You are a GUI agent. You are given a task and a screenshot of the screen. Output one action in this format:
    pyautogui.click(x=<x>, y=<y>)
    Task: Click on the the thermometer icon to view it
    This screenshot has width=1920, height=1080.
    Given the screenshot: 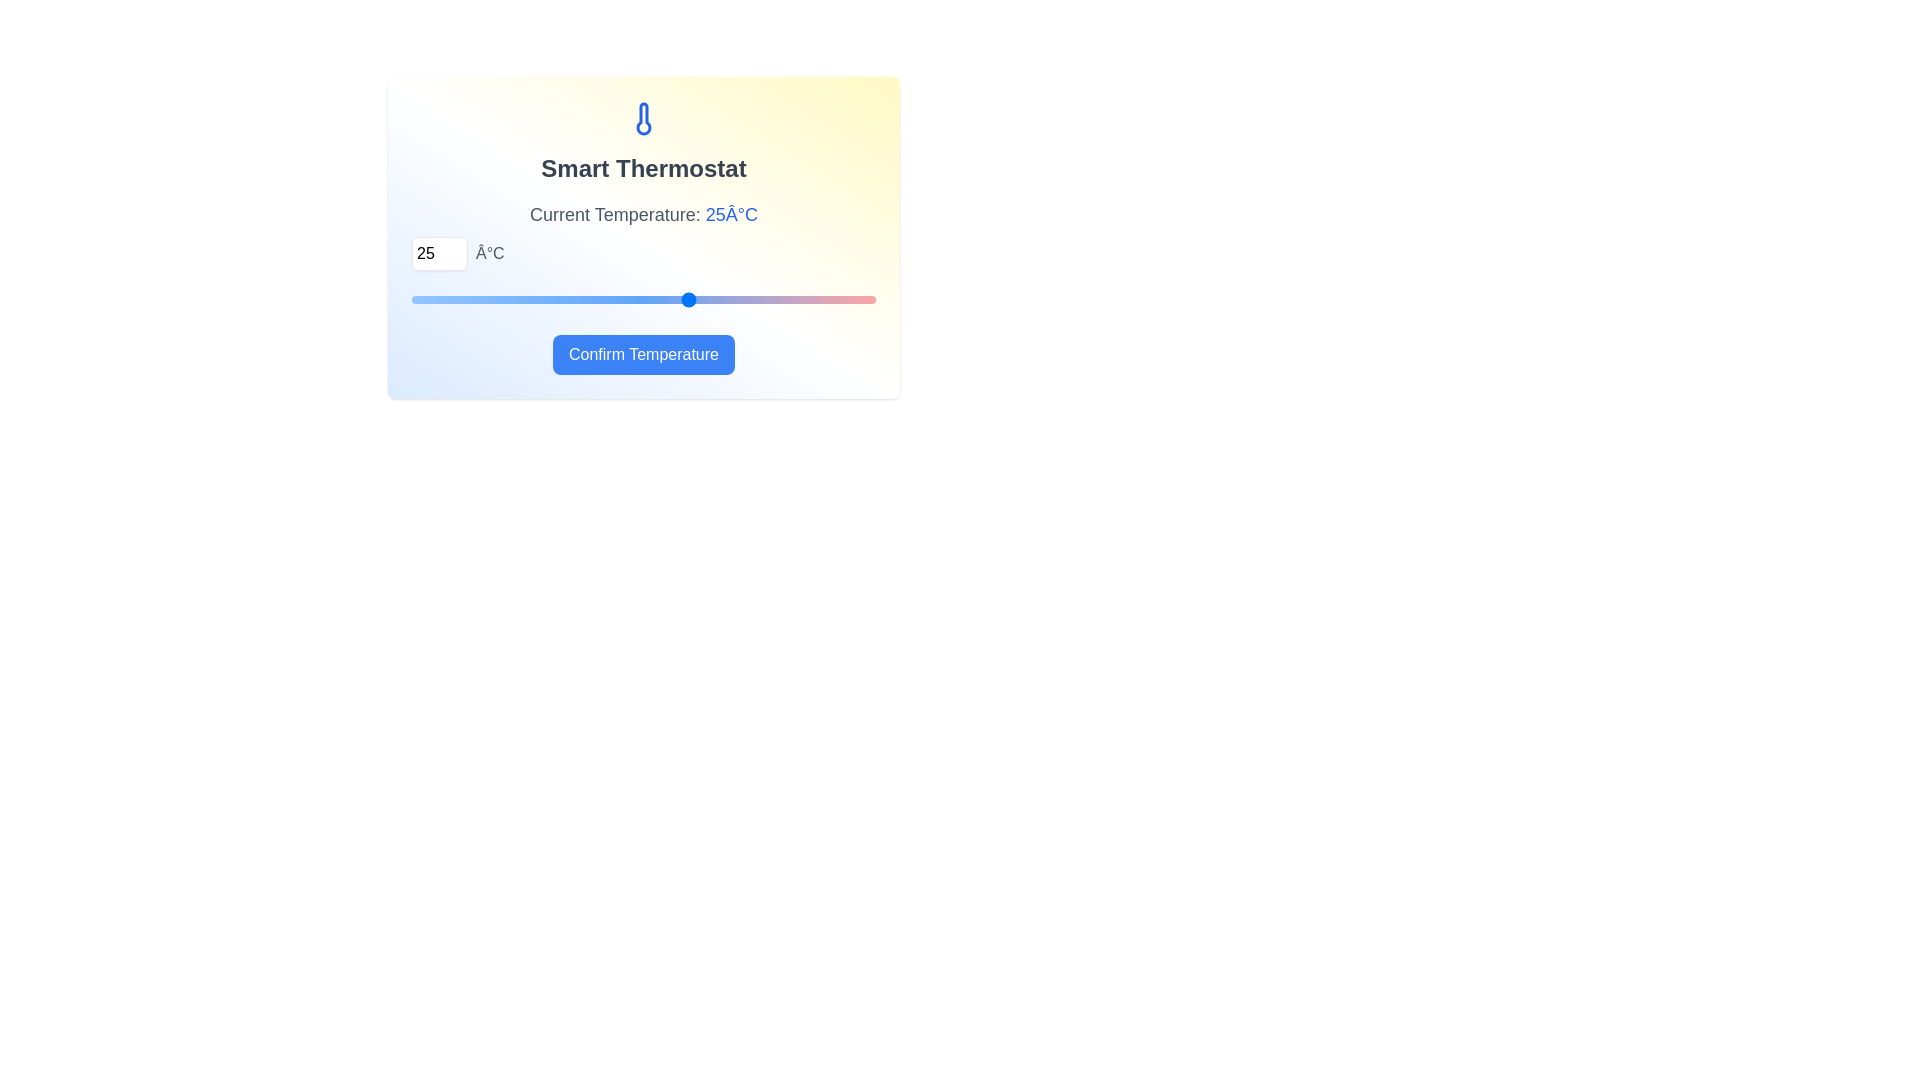 What is the action you would take?
    pyautogui.click(x=643, y=119)
    